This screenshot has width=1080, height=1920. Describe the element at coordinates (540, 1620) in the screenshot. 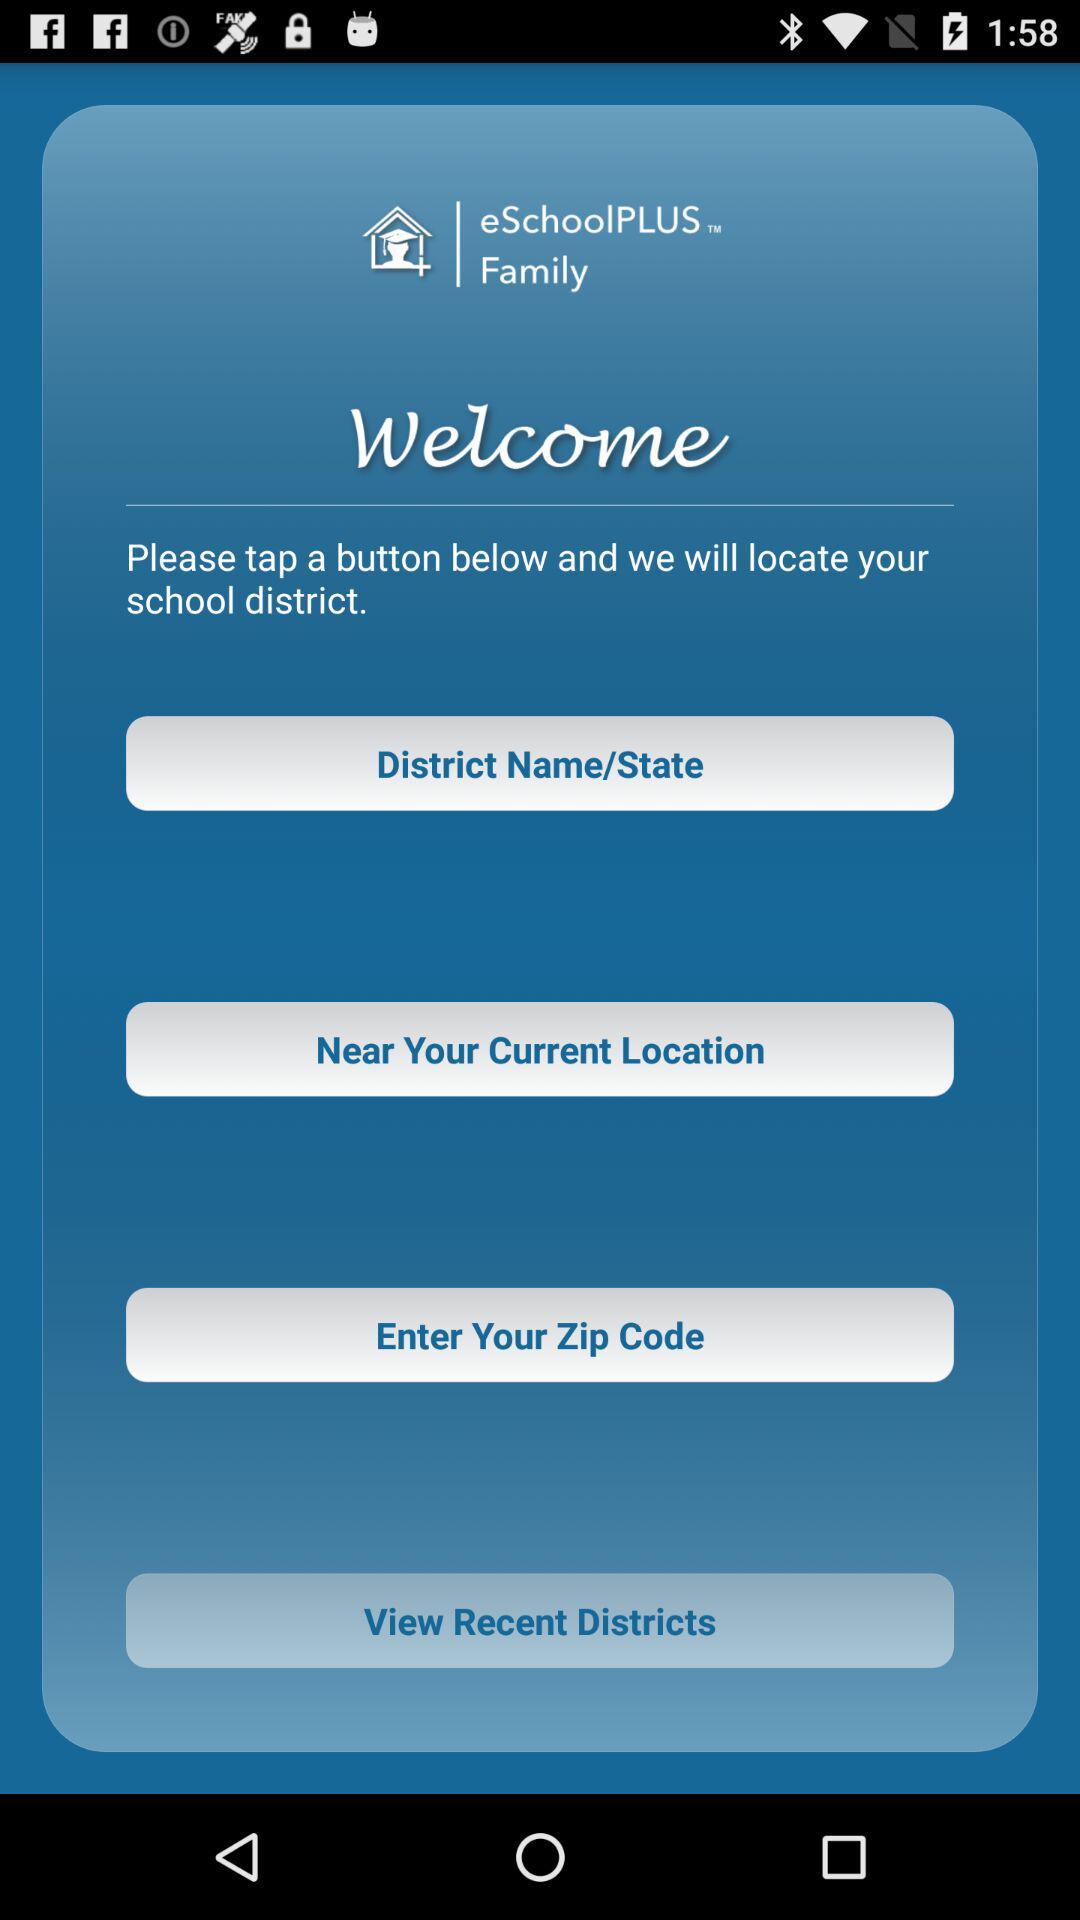

I see `the view recent districts` at that location.